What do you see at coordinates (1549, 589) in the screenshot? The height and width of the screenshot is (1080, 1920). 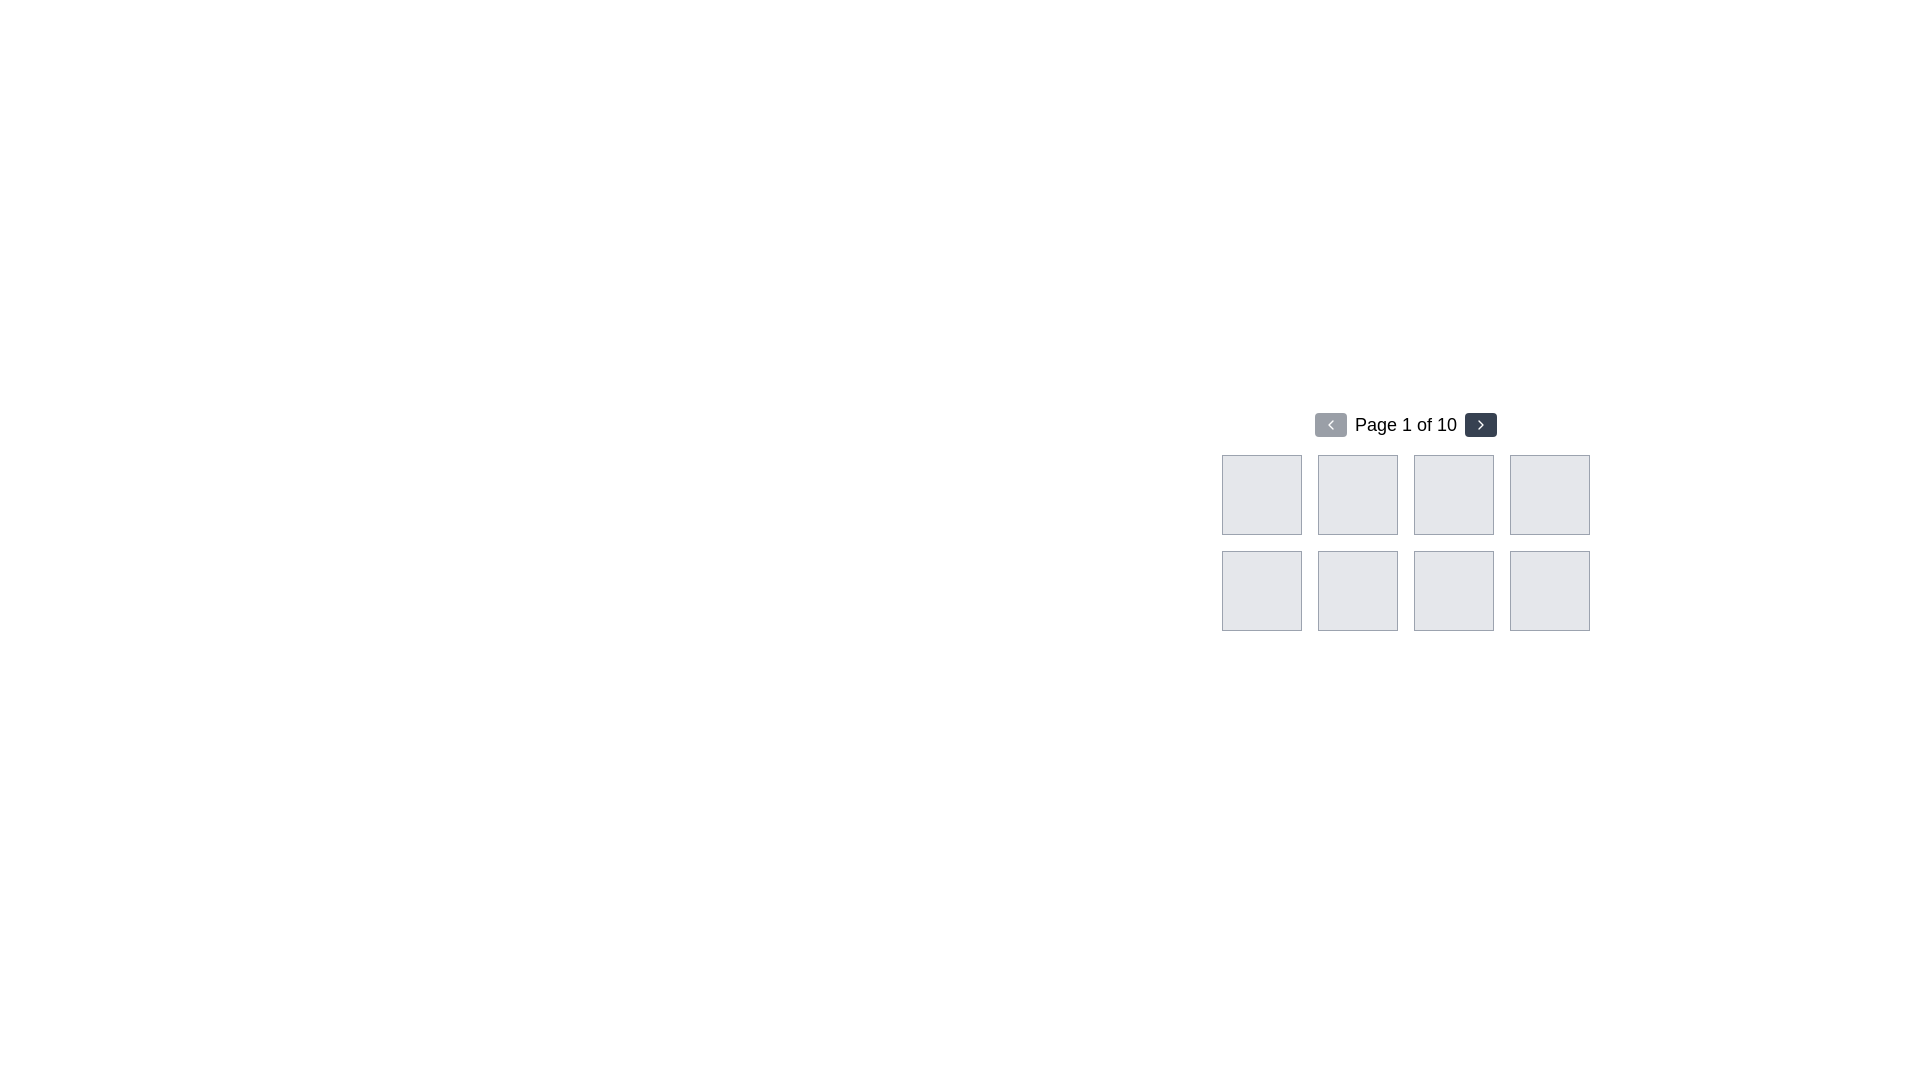 I see `the decorative or functional box located in the second row, fourth column of the 4x2 grid on the right side of the page layout` at bounding box center [1549, 589].